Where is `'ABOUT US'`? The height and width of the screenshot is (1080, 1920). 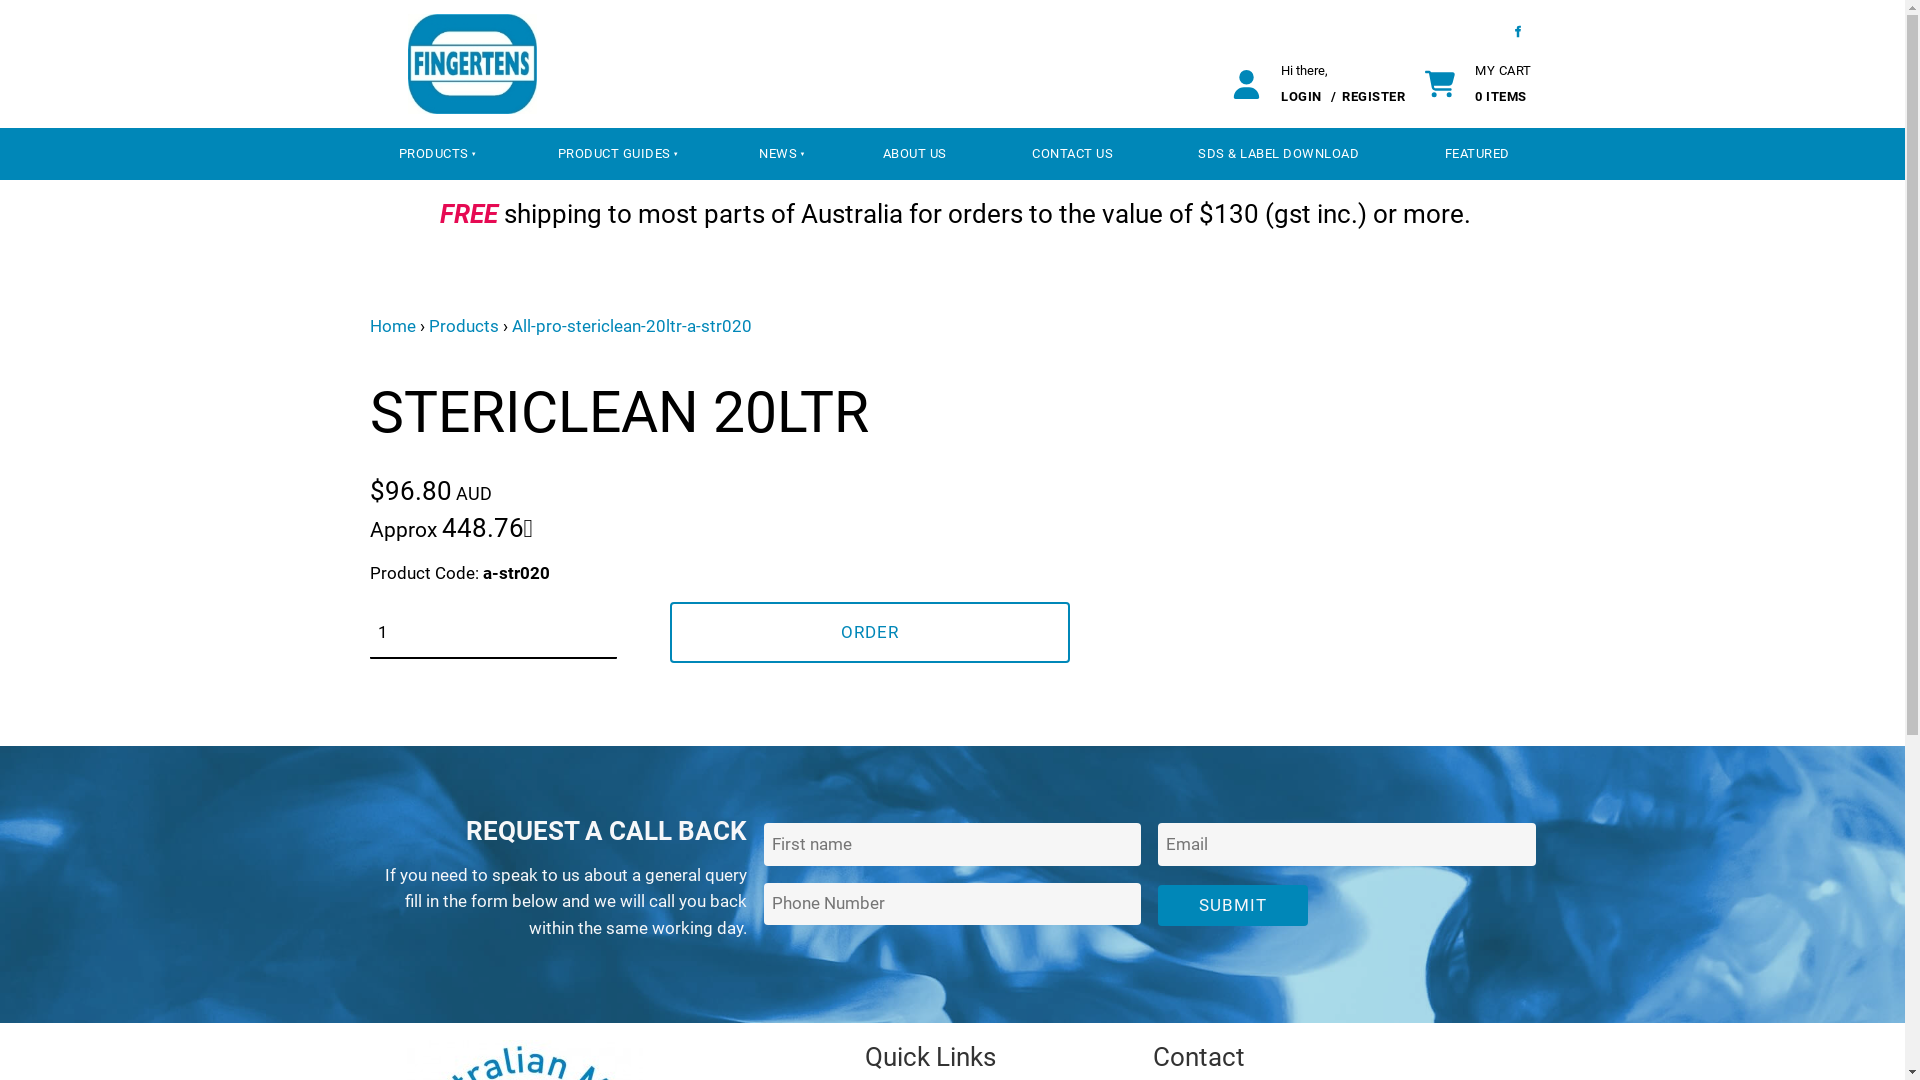 'ABOUT US' is located at coordinates (913, 153).